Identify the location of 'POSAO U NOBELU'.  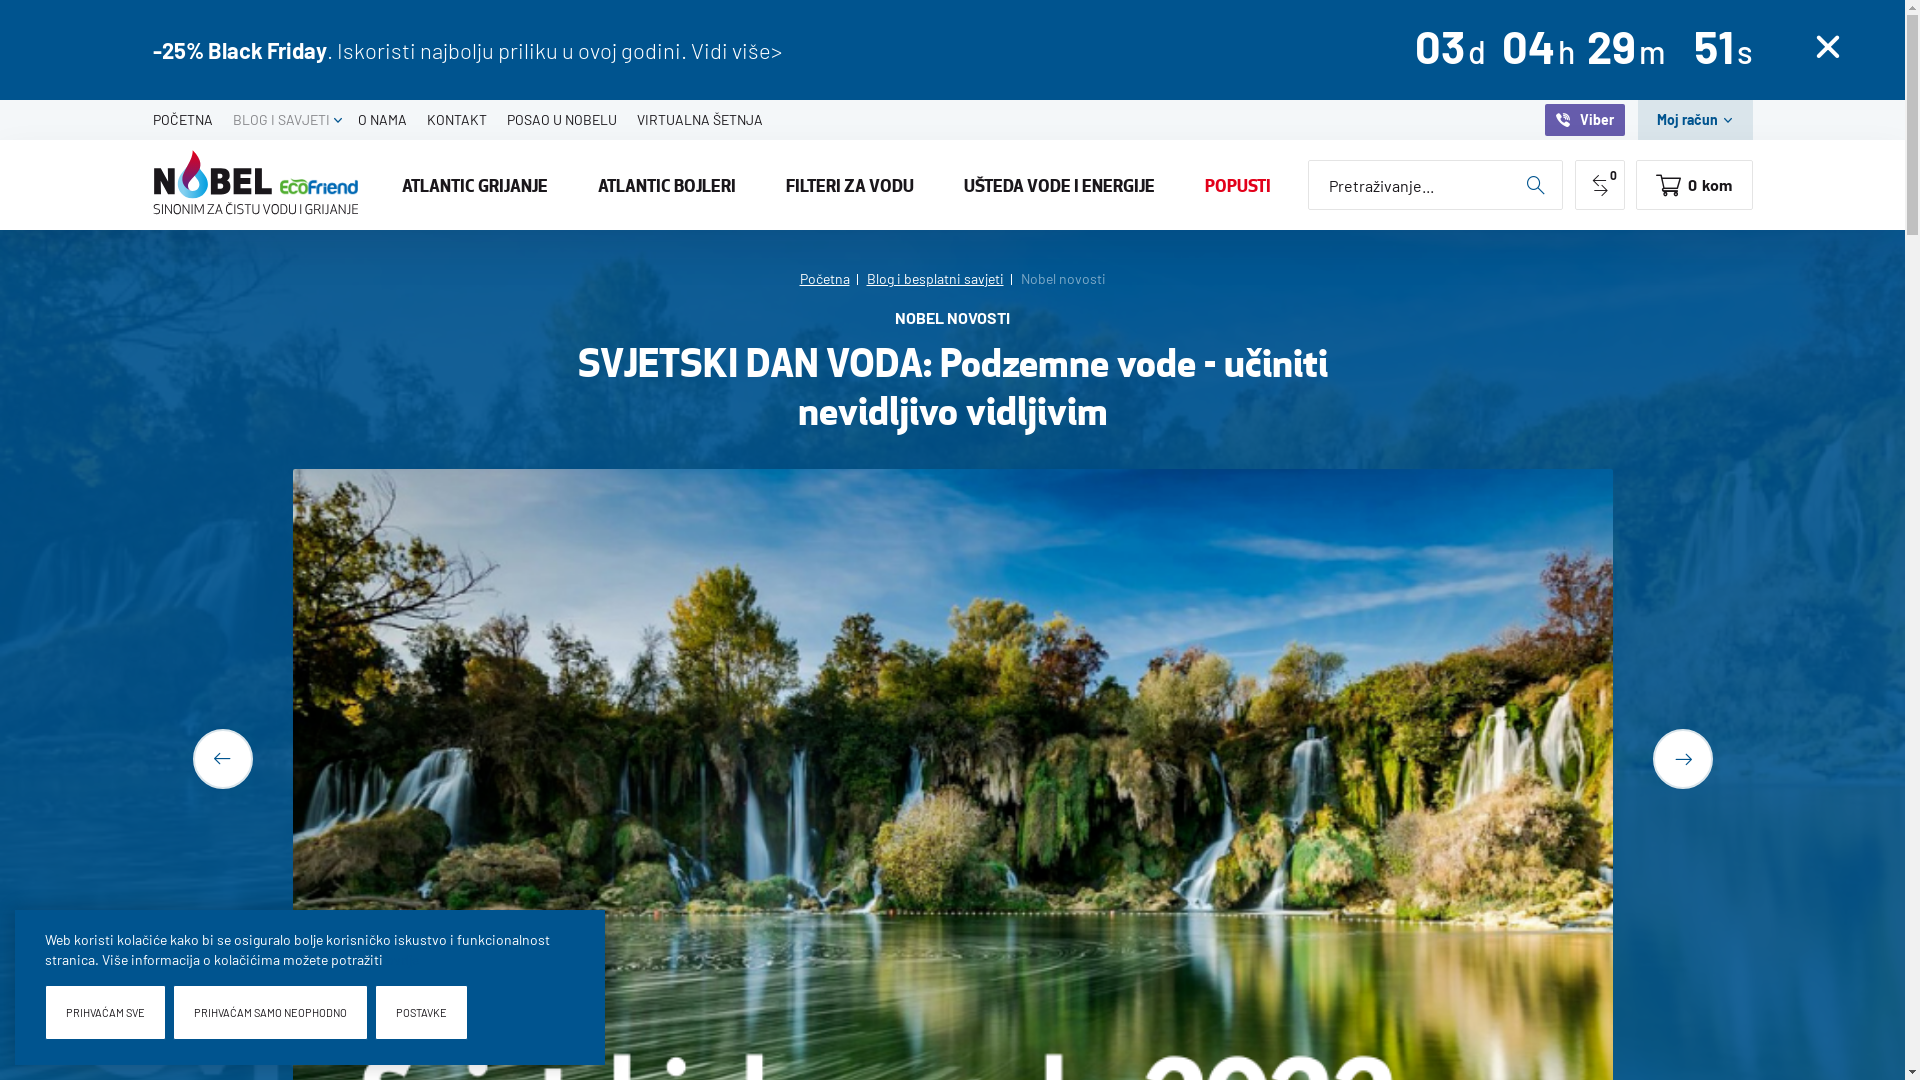
(495, 119).